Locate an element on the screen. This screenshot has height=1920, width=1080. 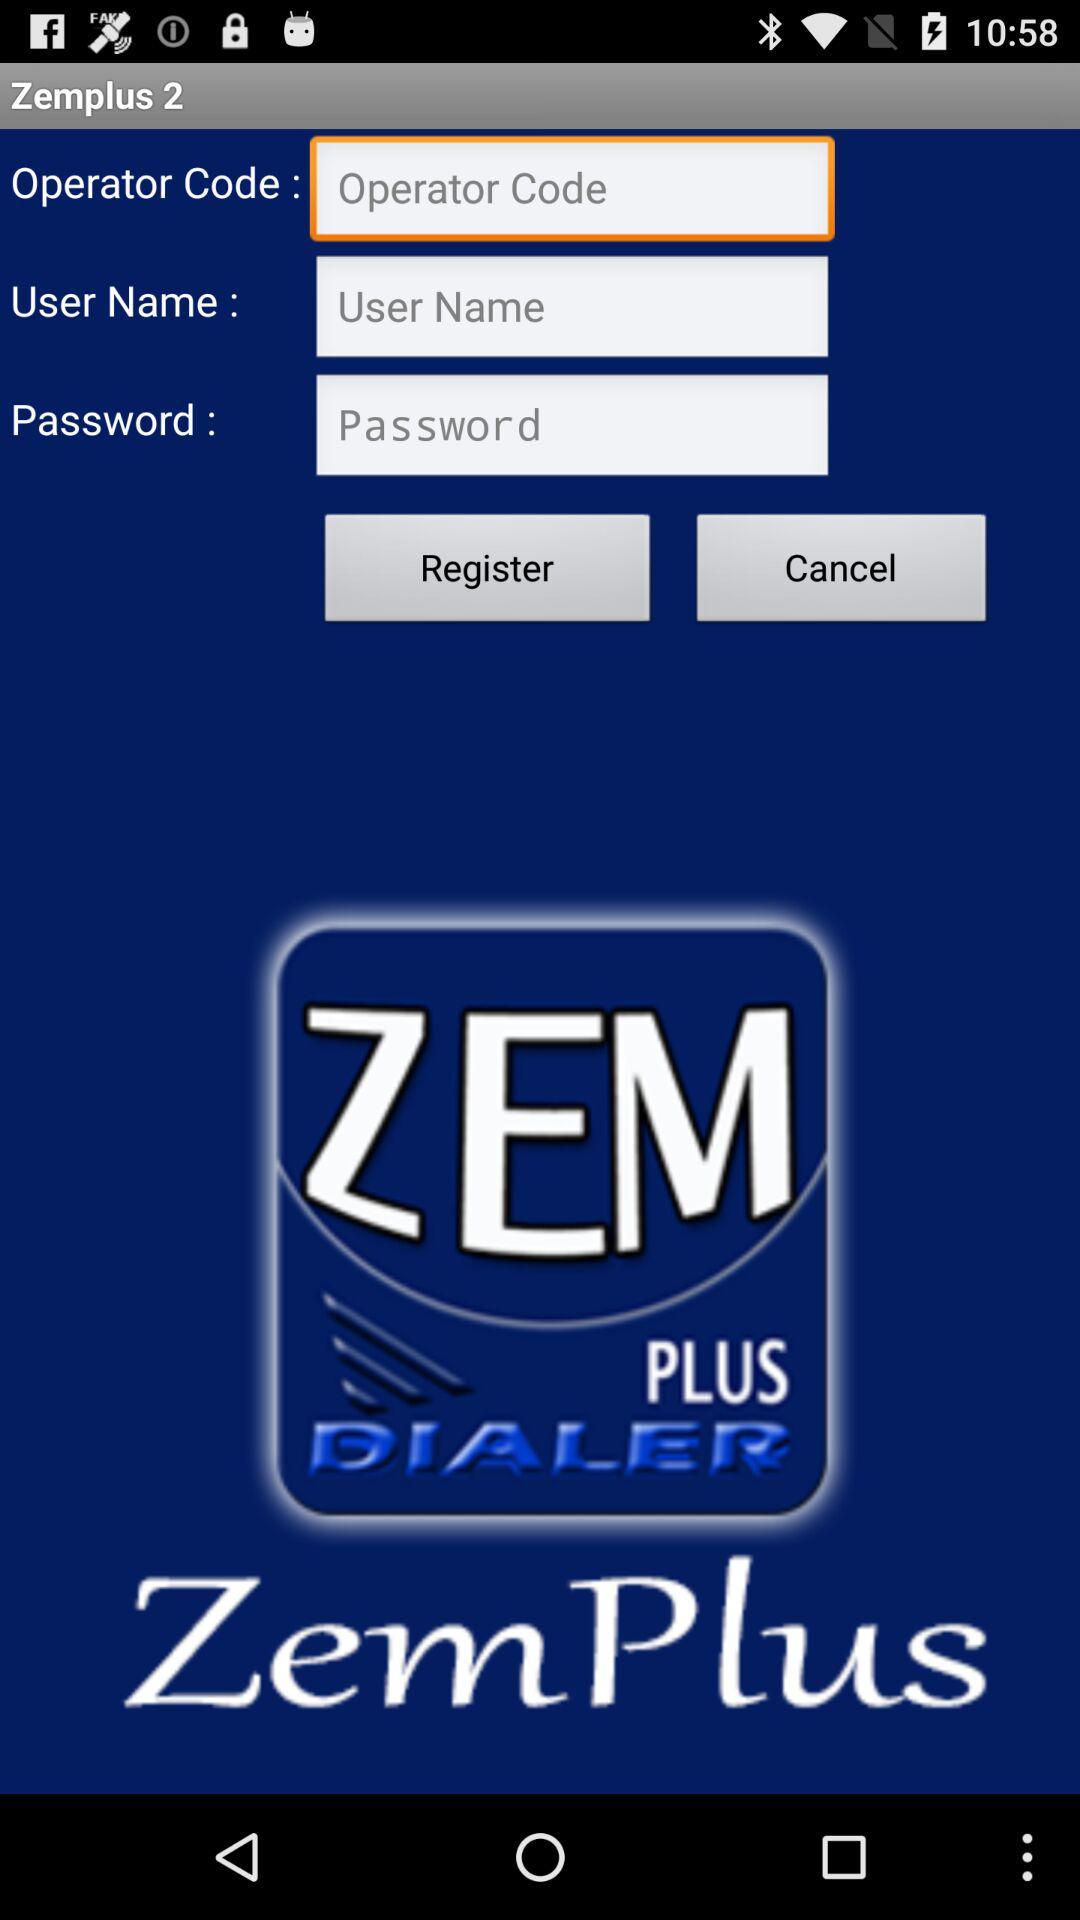
password is located at coordinates (572, 426).